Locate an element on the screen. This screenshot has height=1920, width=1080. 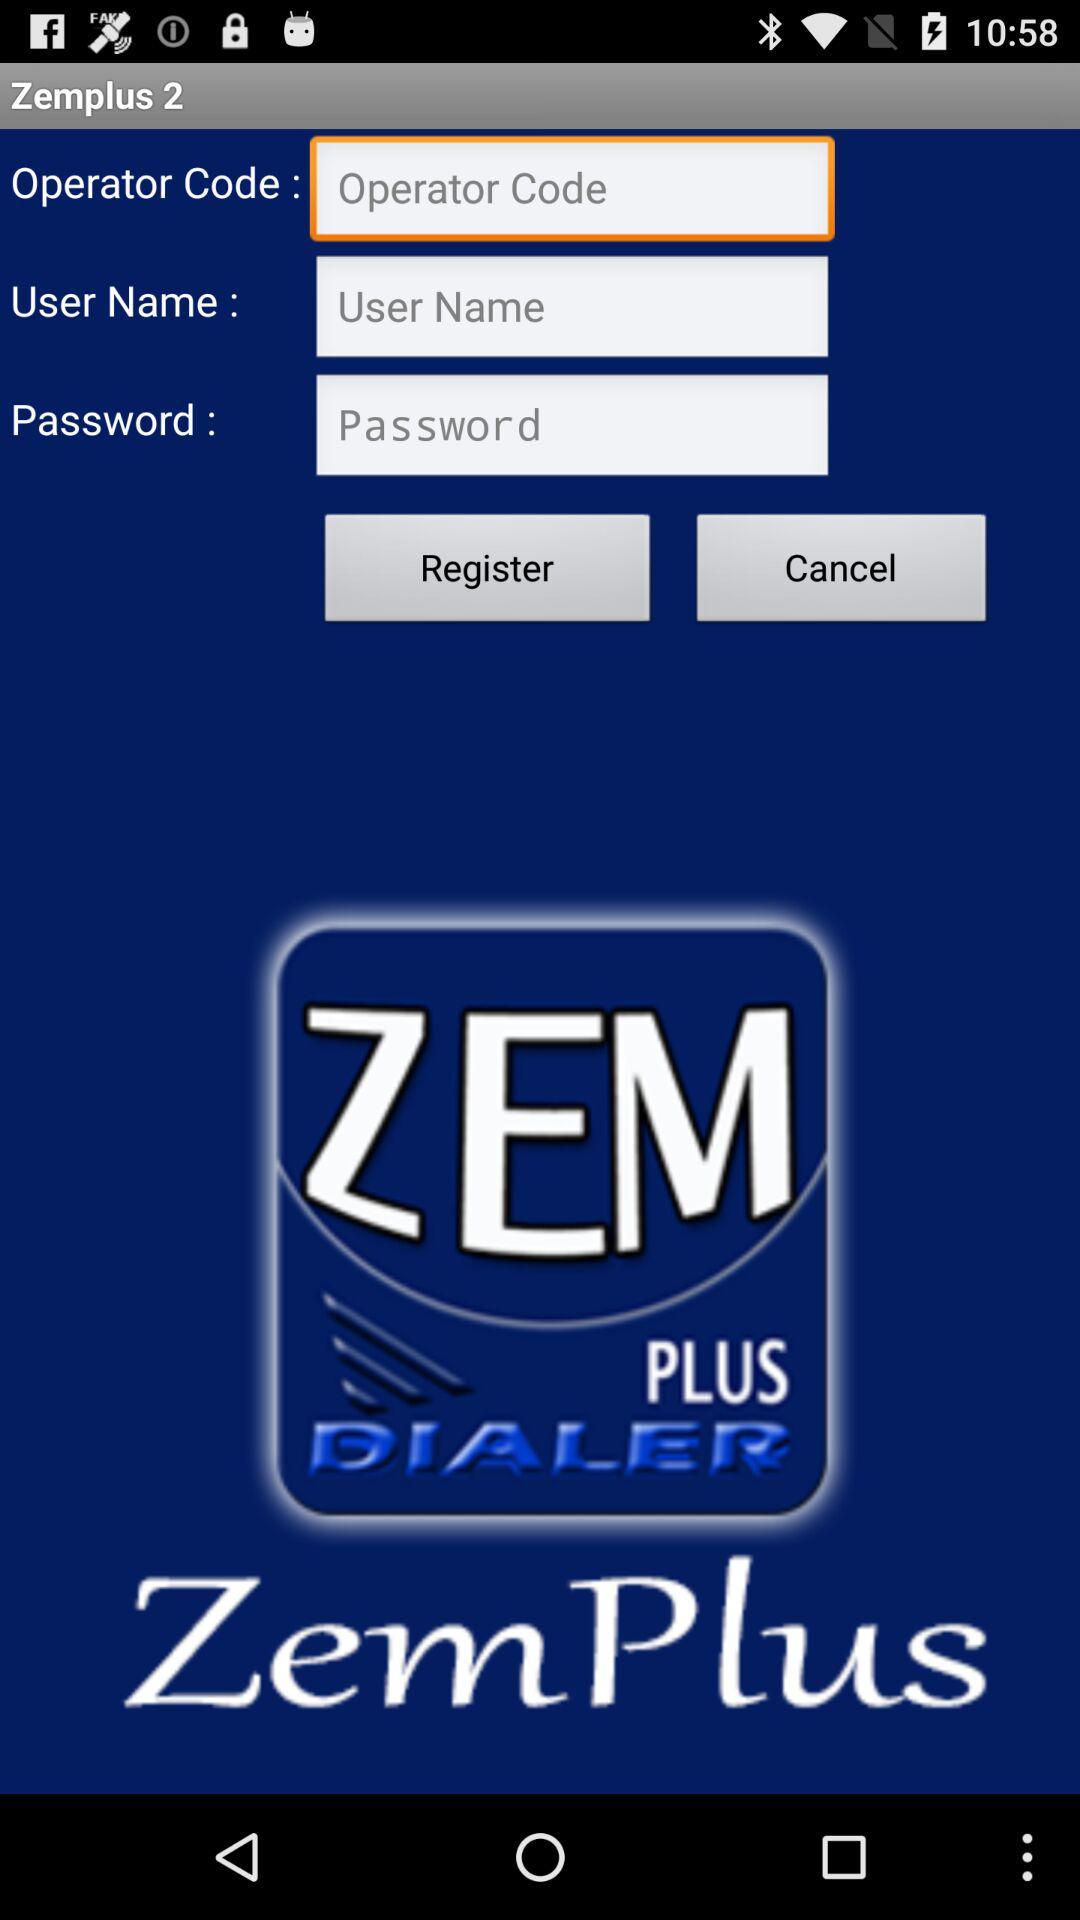
password is located at coordinates (572, 426).